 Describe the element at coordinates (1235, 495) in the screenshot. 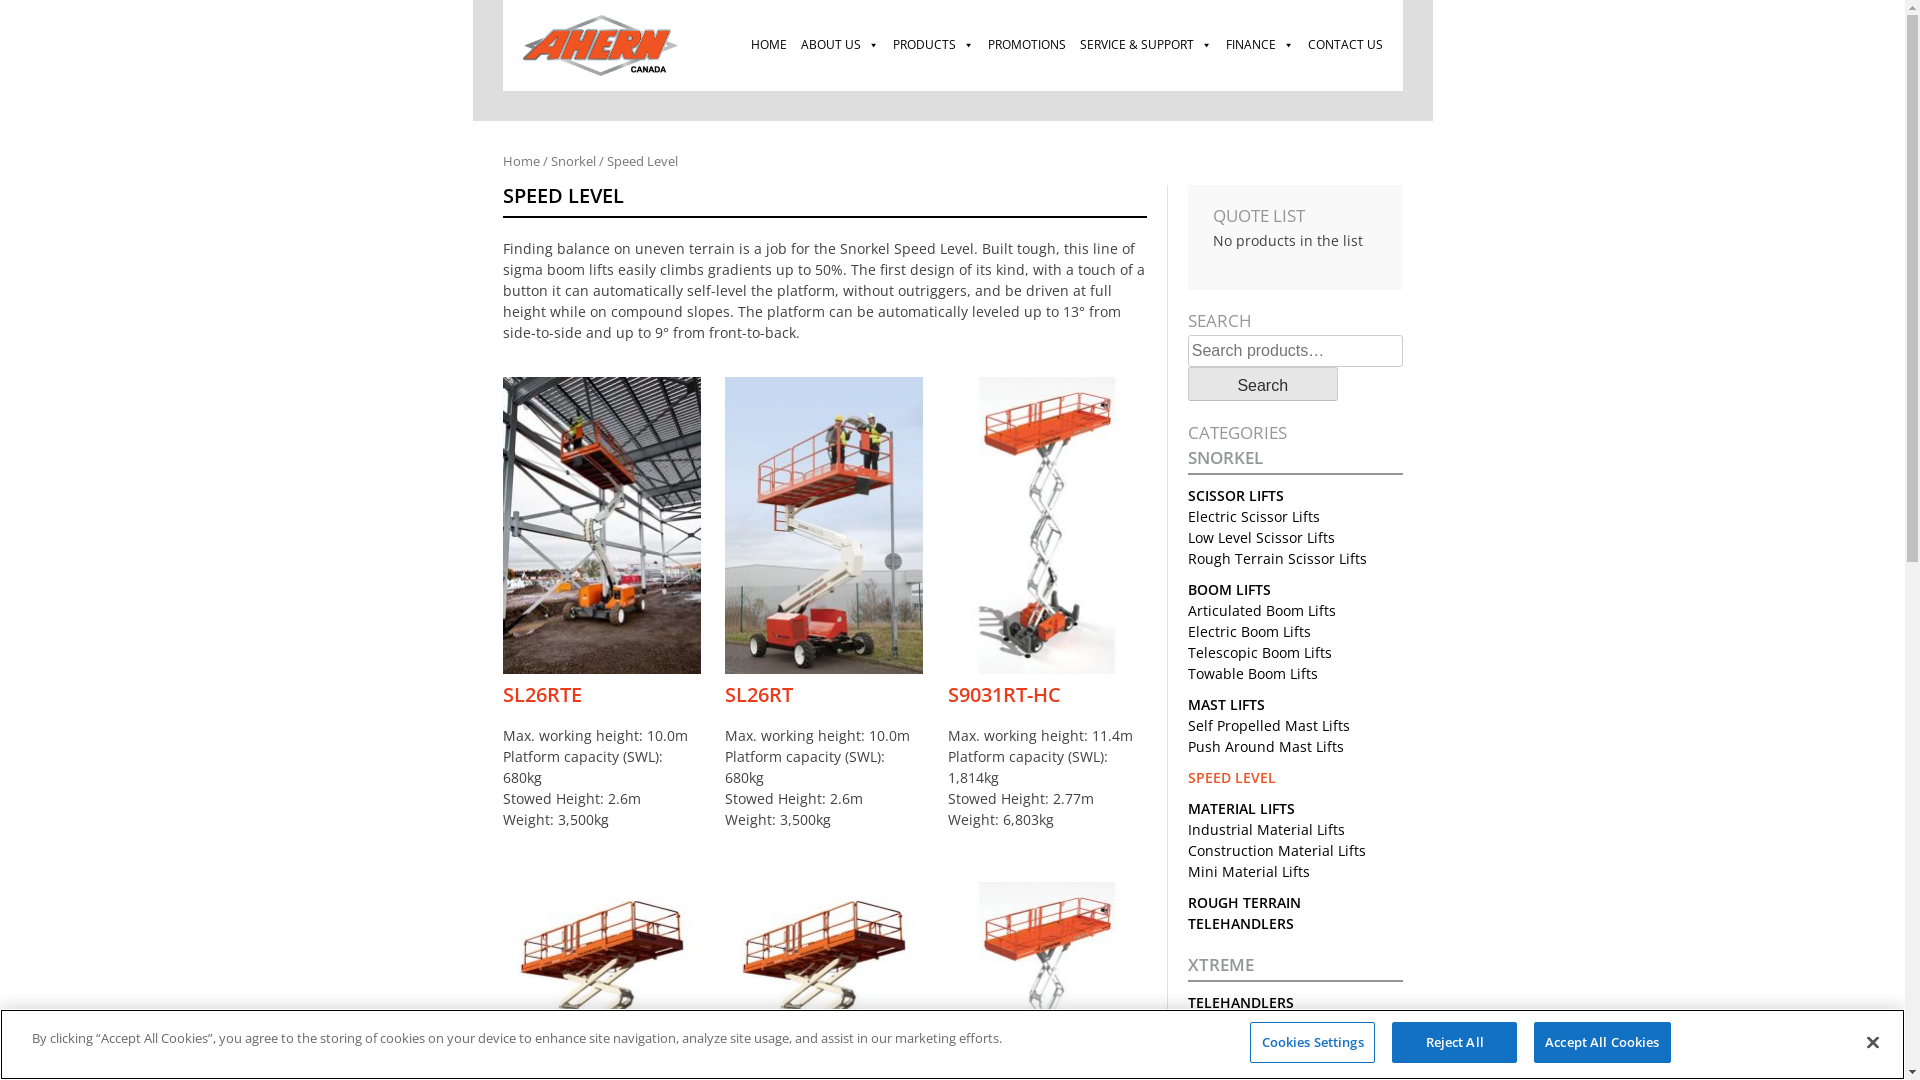

I see `'SCISSOR LIFTS'` at that location.